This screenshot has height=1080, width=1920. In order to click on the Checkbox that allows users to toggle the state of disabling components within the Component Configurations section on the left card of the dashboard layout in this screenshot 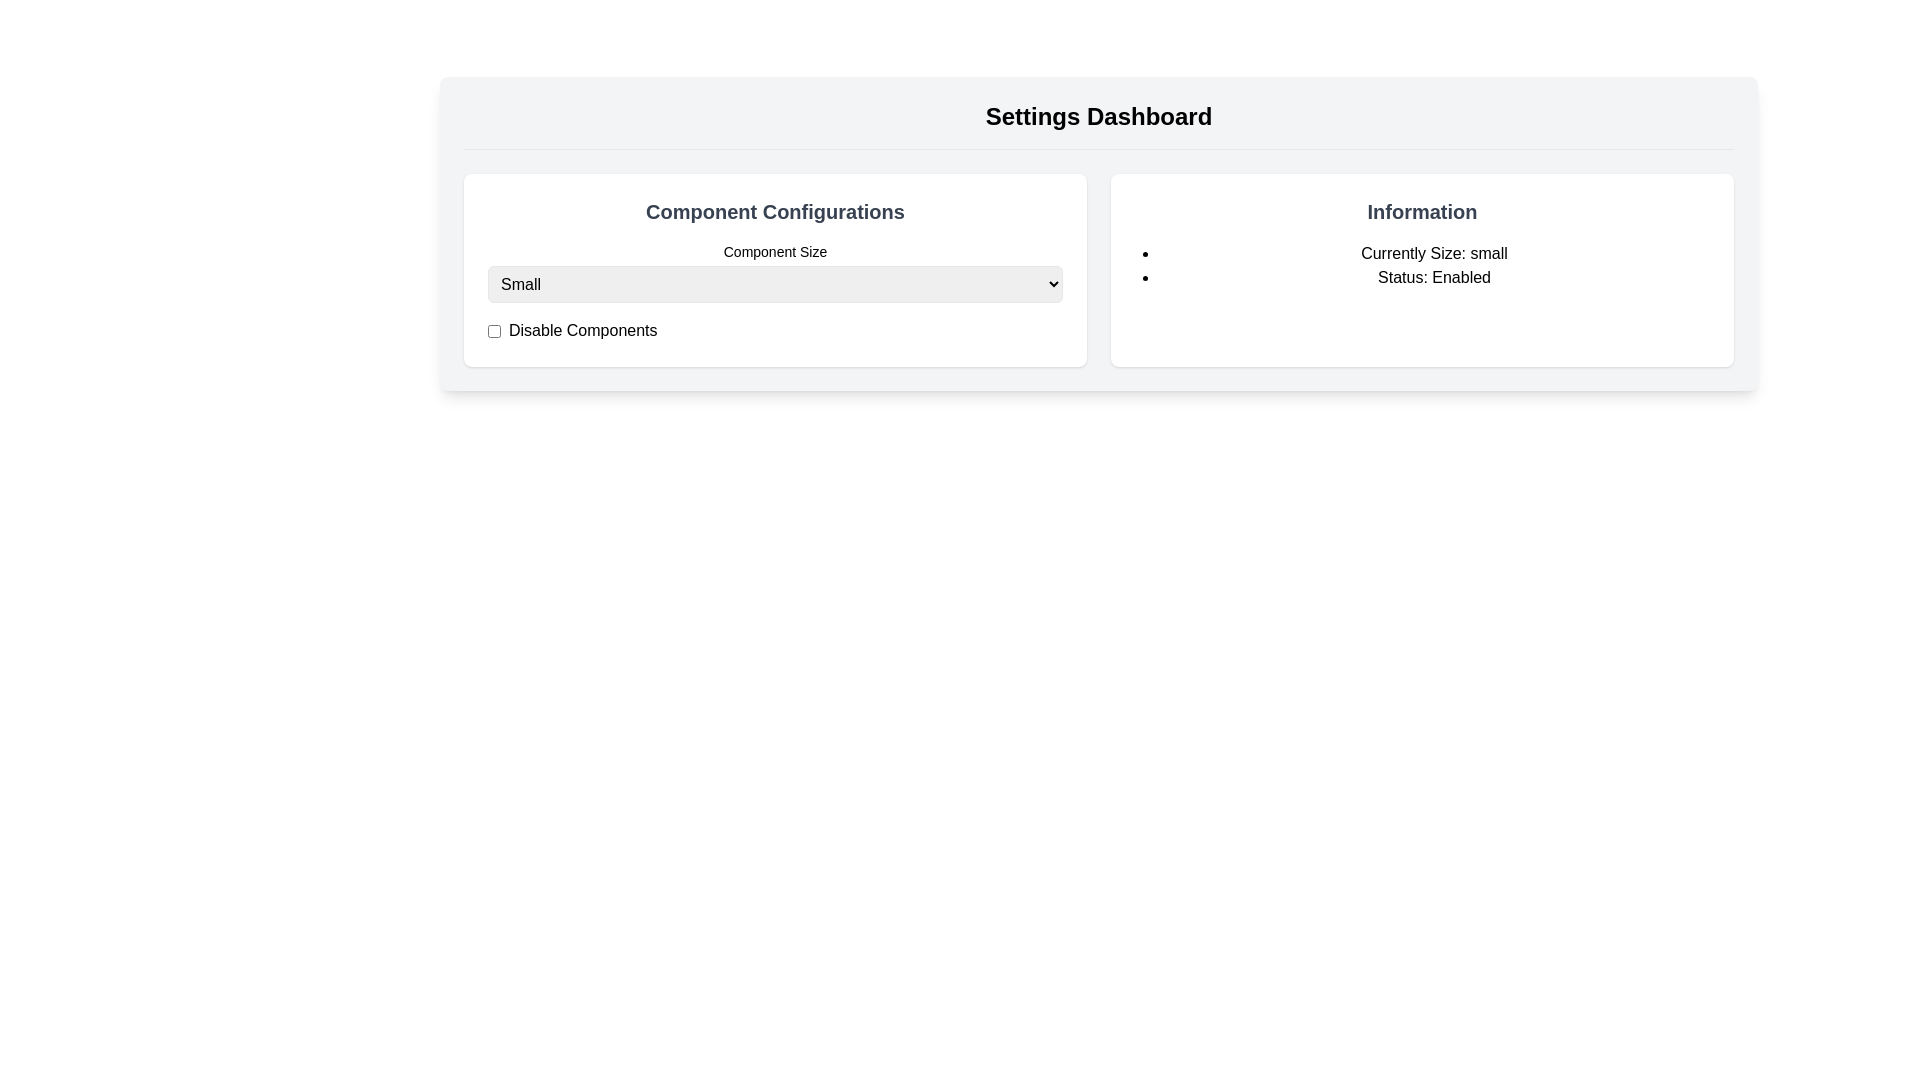, I will do `click(494, 330)`.